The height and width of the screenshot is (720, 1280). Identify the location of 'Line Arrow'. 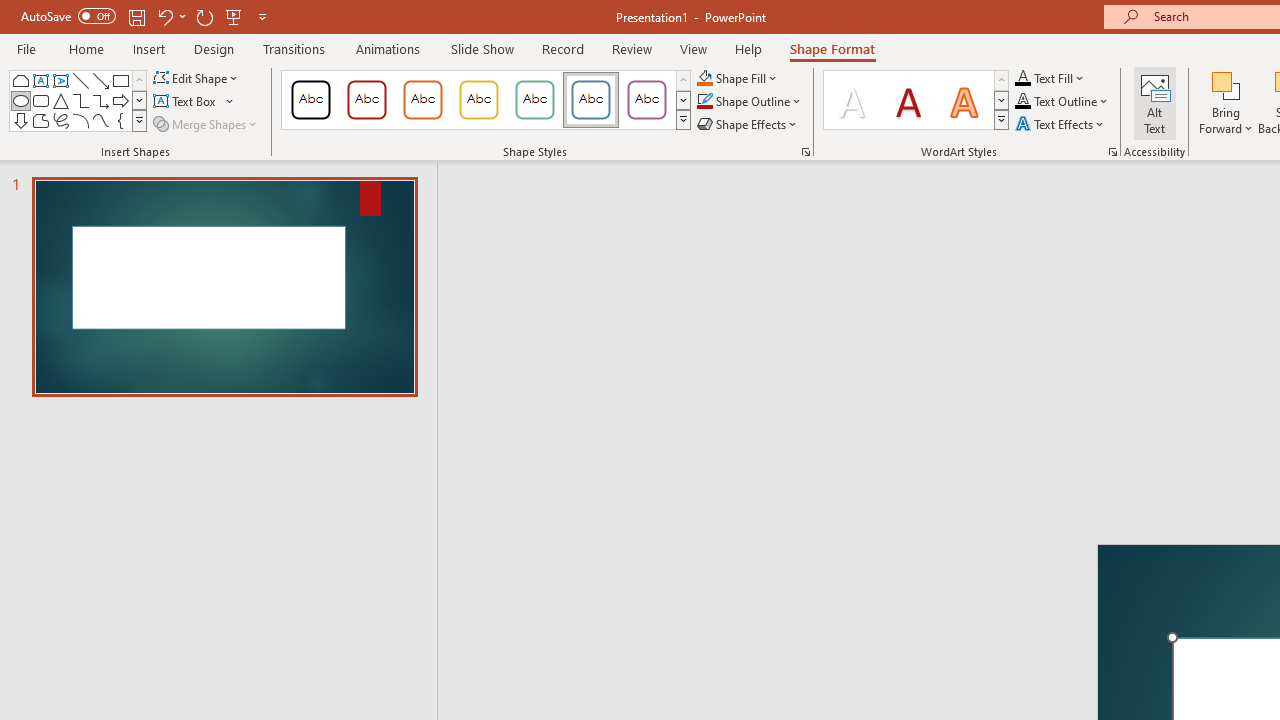
(100, 80).